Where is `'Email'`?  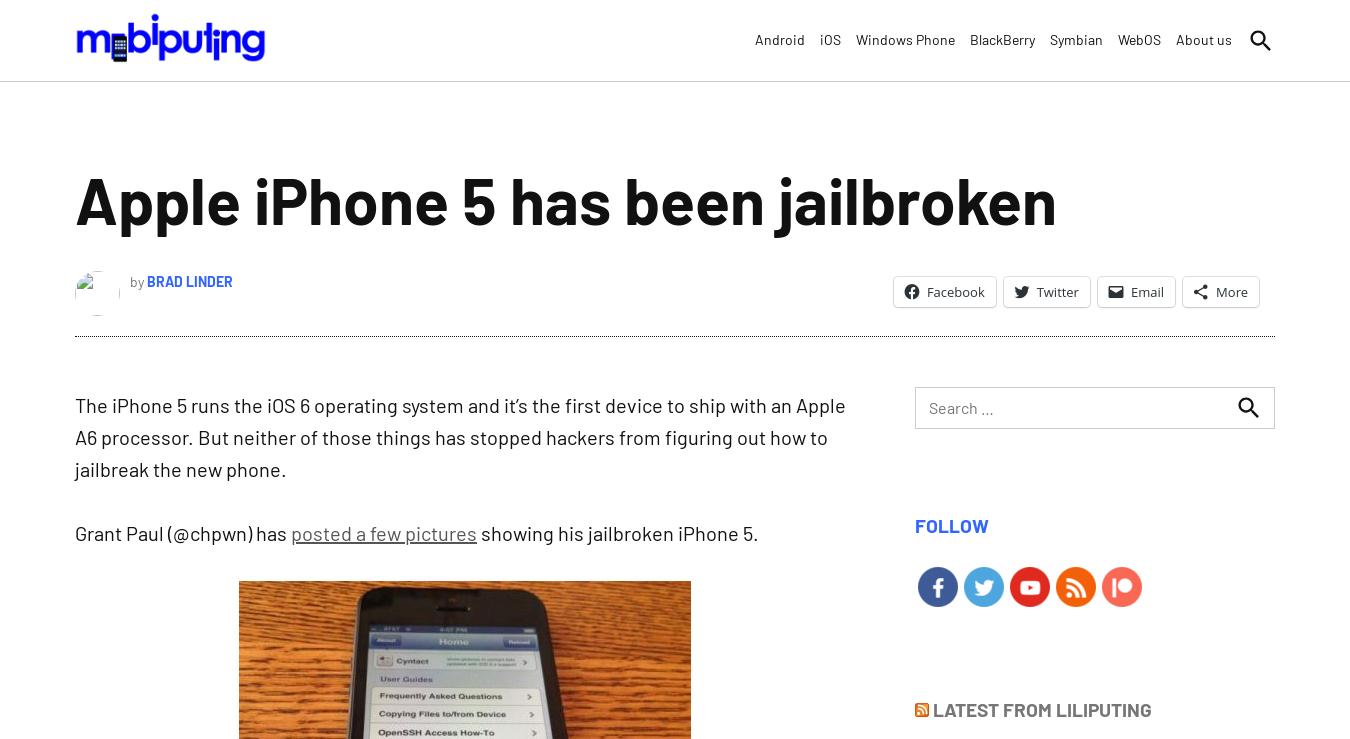 'Email' is located at coordinates (1145, 290).